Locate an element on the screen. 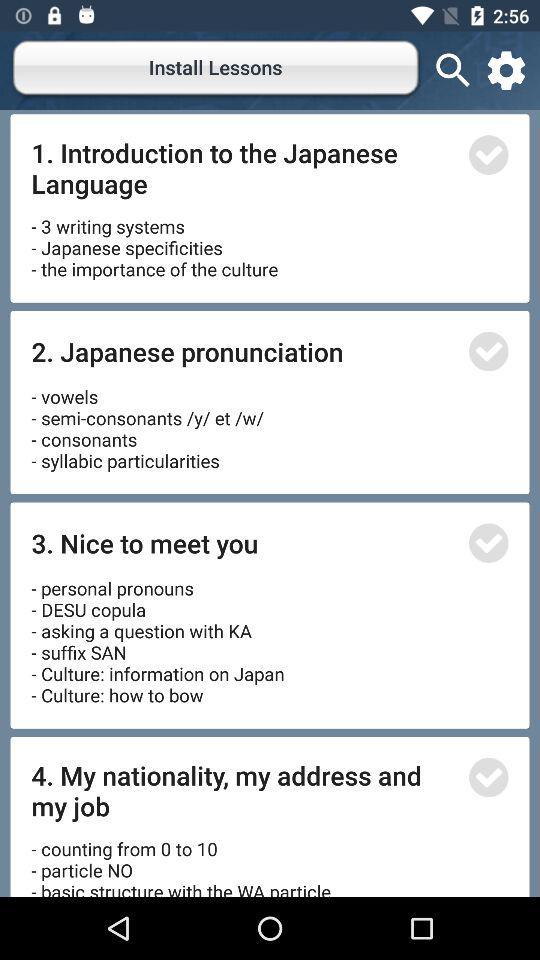  the icon above 3 writing systems is located at coordinates (243, 167).